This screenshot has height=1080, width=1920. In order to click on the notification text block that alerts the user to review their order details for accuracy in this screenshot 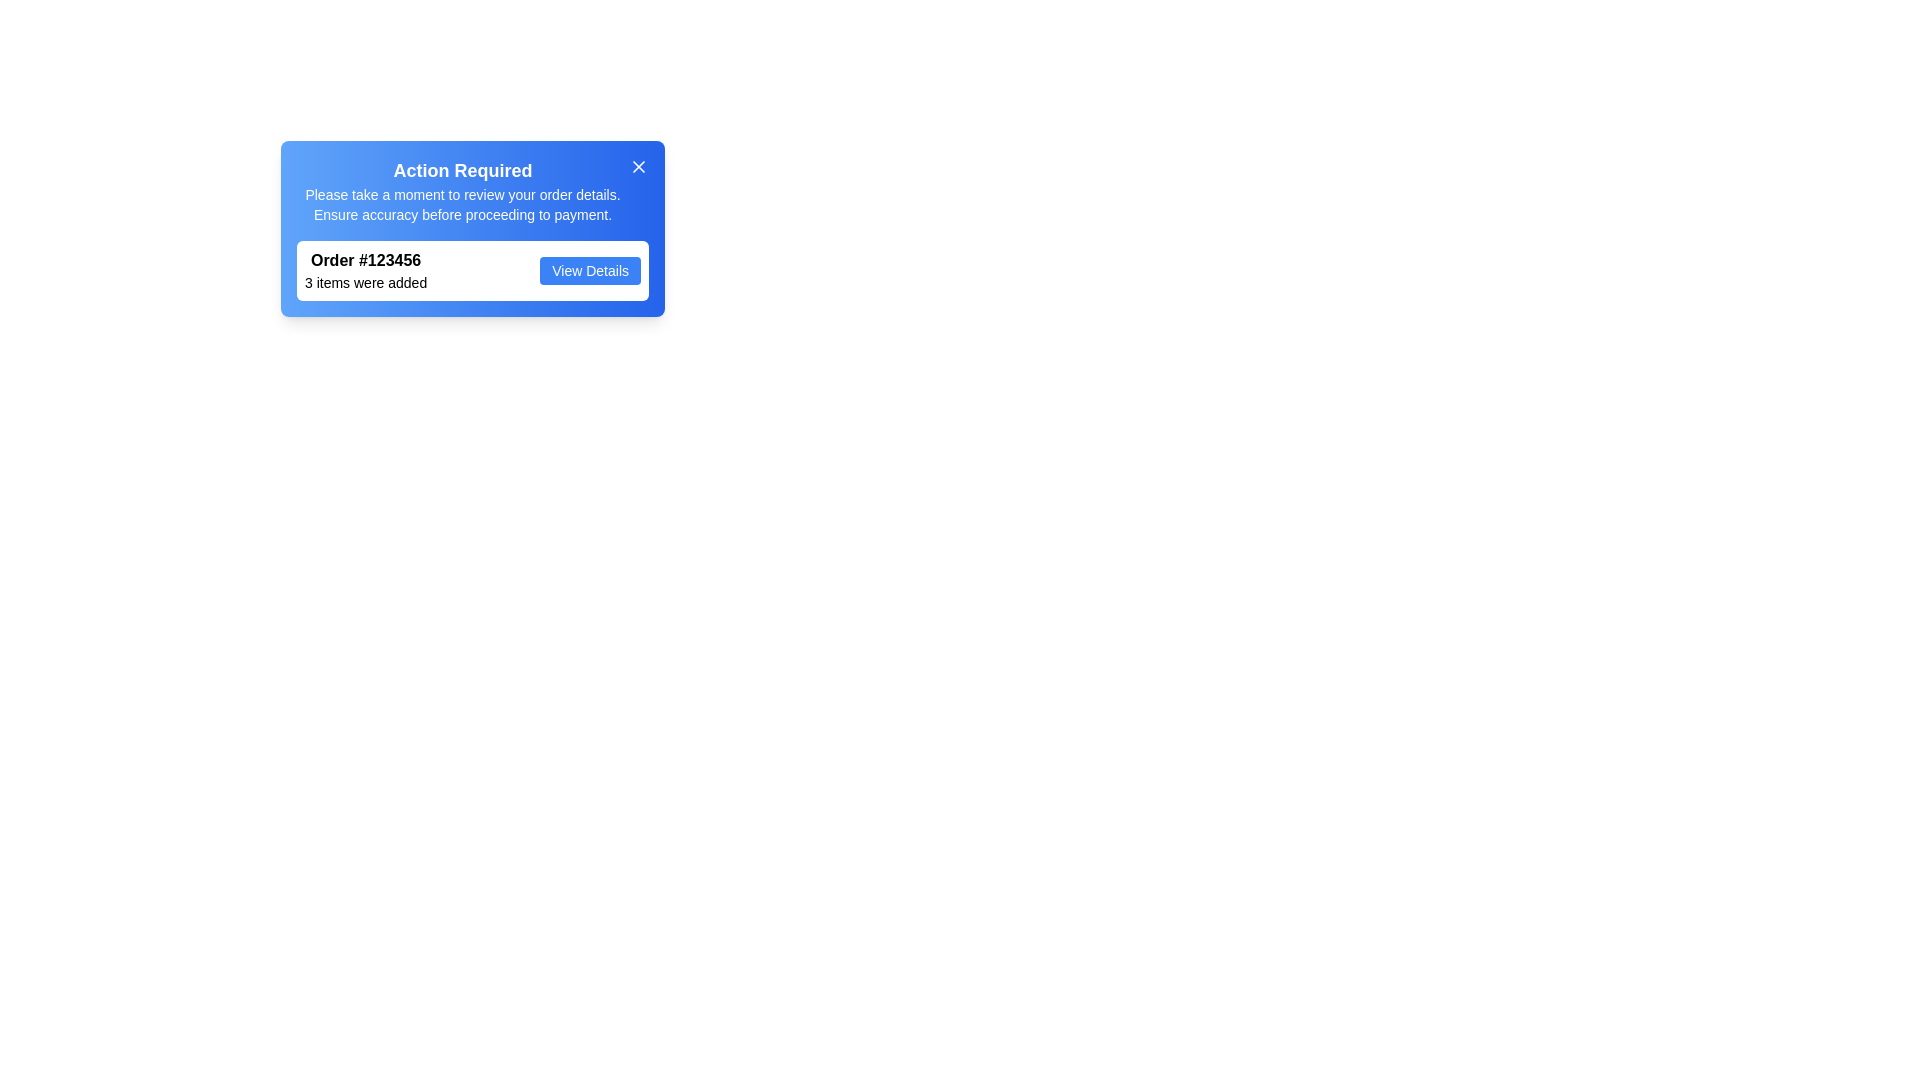, I will do `click(472, 191)`.